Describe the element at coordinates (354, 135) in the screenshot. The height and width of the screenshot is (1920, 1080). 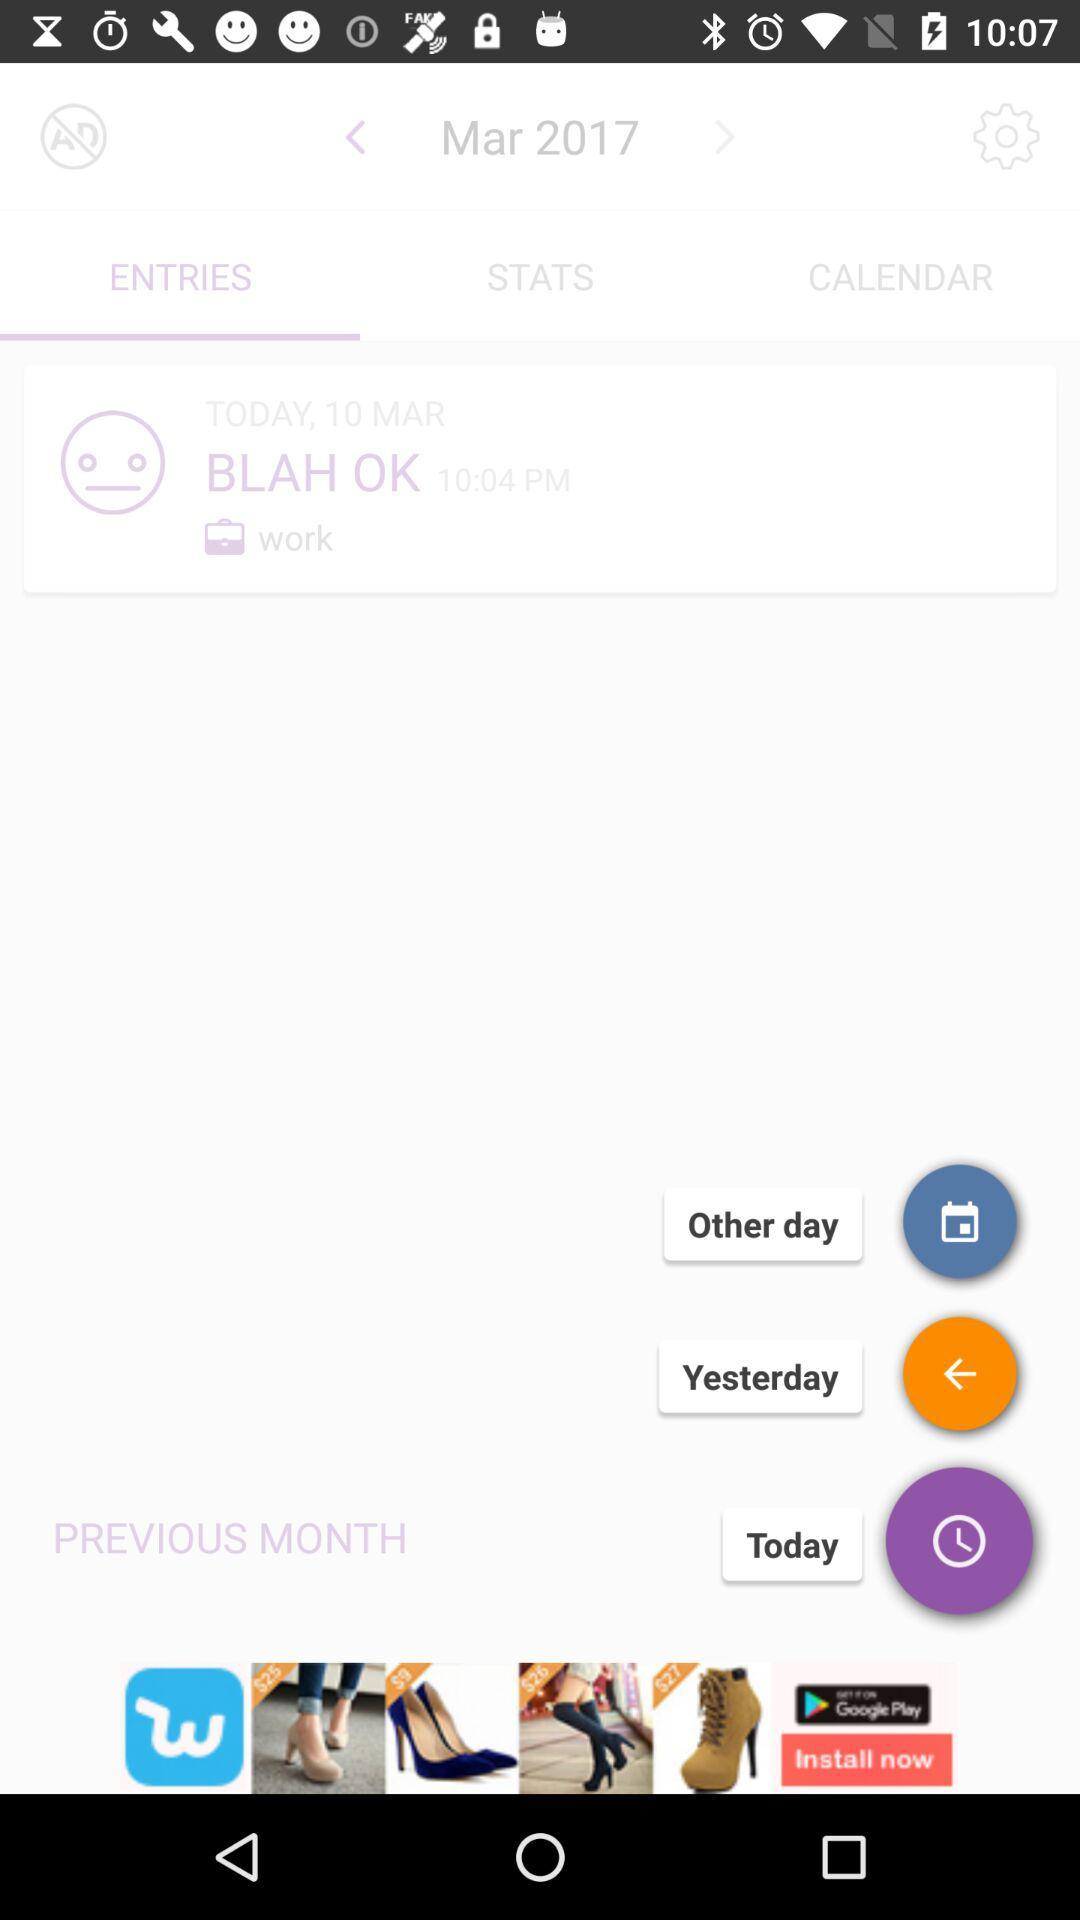
I see `the icon which is left side of mar 2017` at that location.